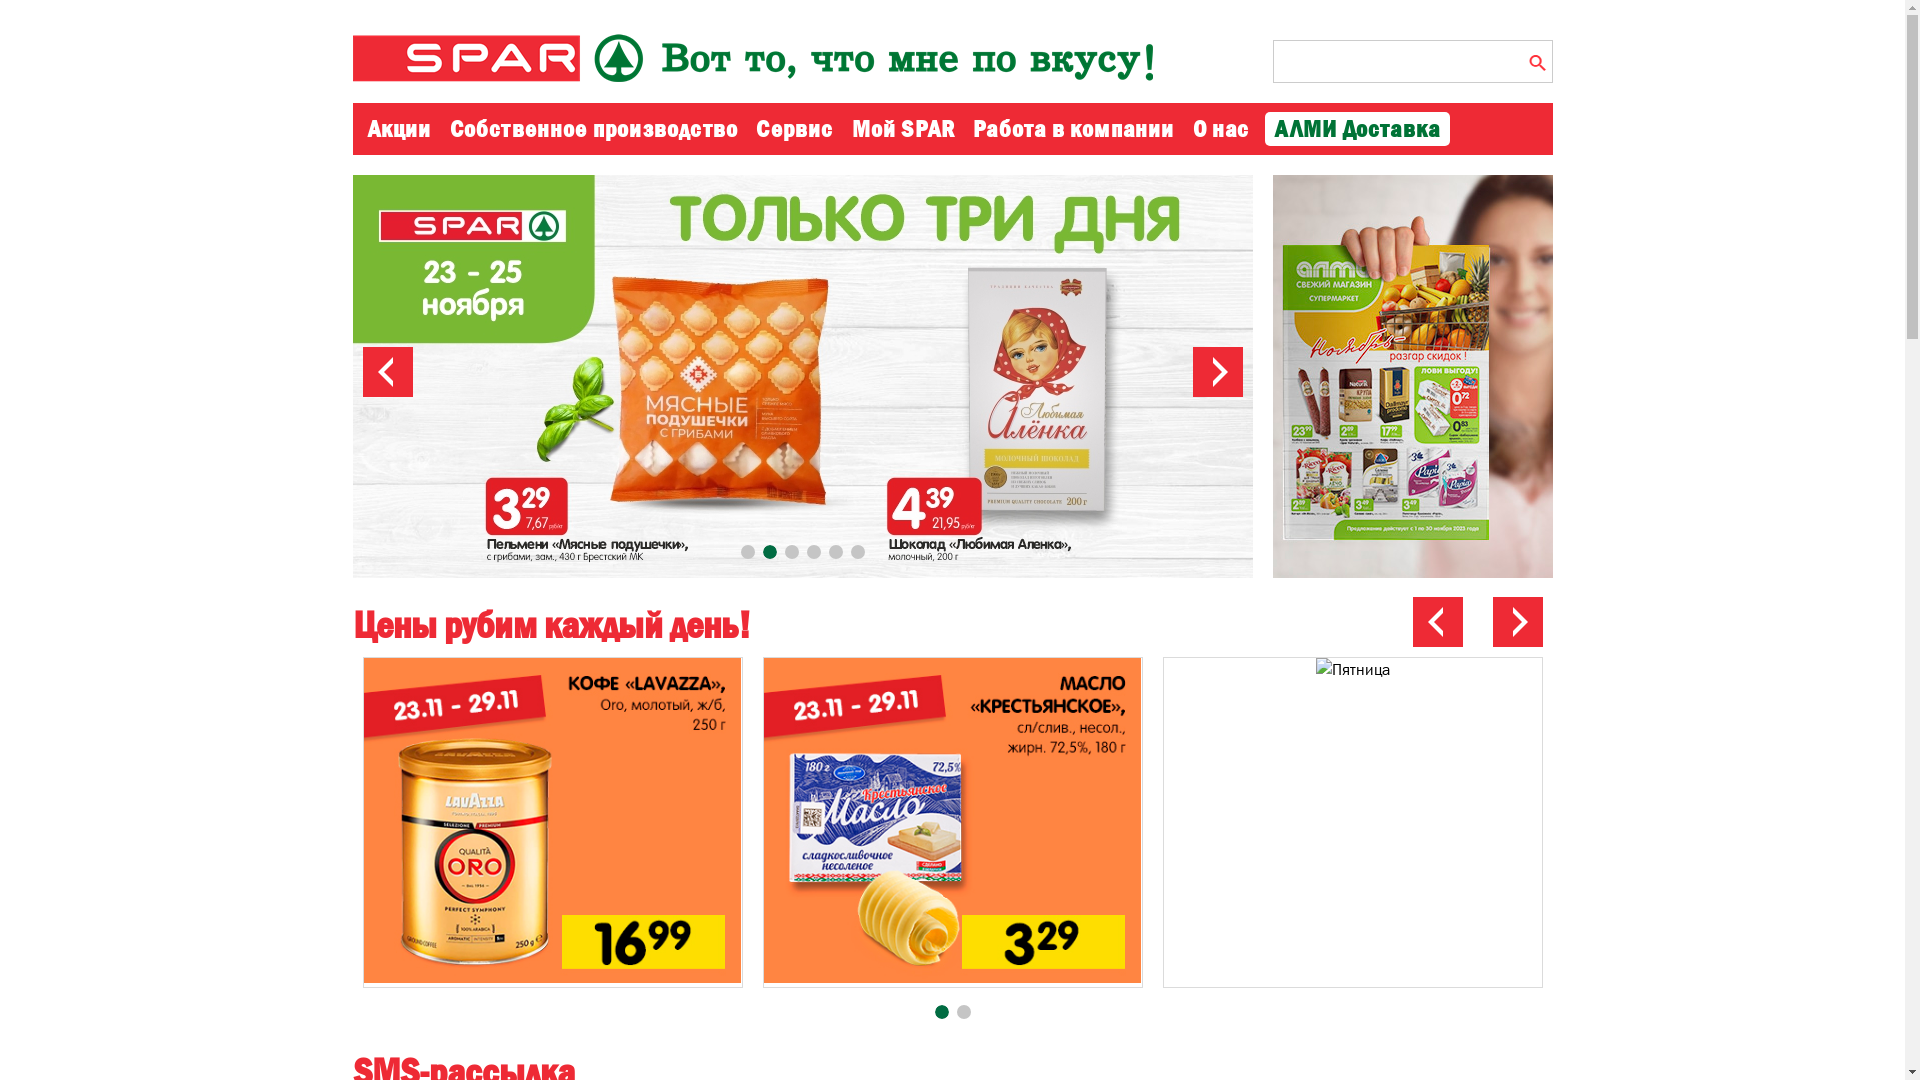 This screenshot has width=1920, height=1080. Describe the element at coordinates (828, 551) in the screenshot. I see `'5'` at that location.